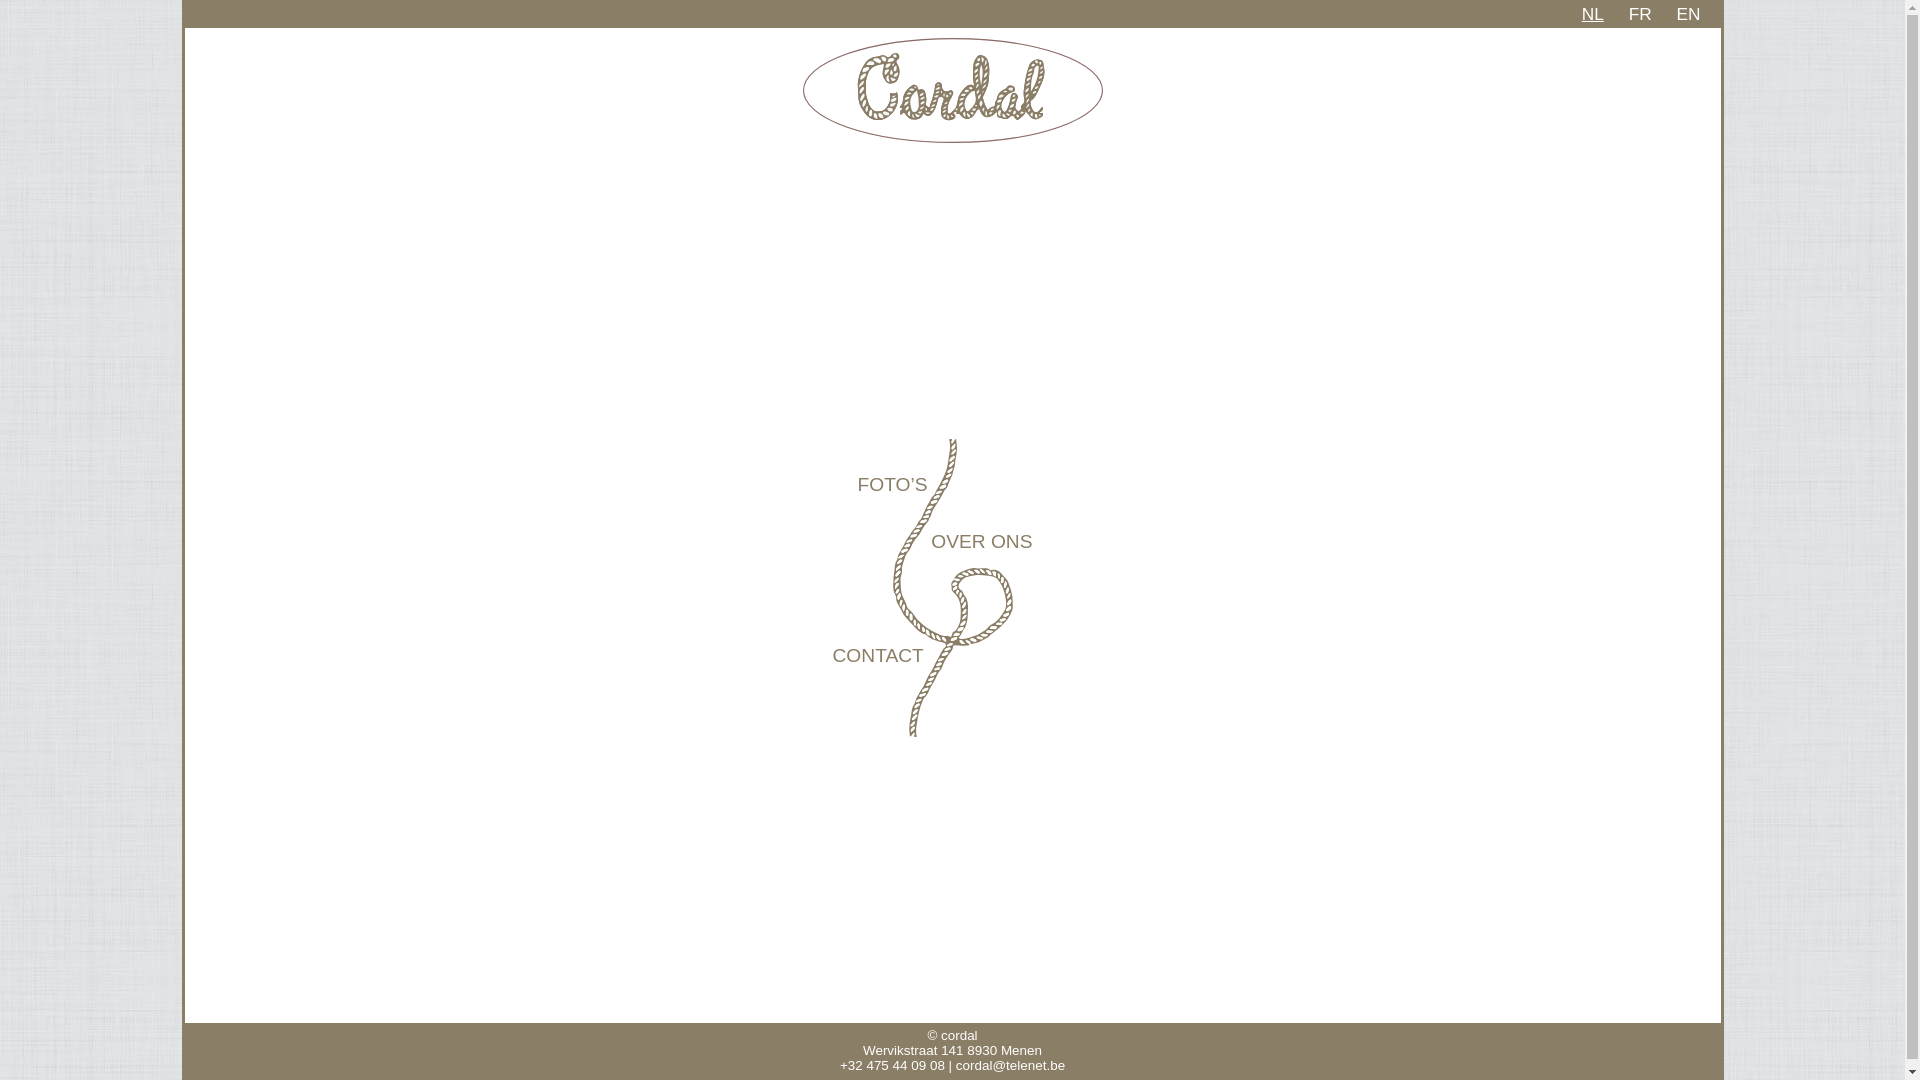  What do you see at coordinates (1592, 14) in the screenshot?
I see `'NL'` at bounding box center [1592, 14].